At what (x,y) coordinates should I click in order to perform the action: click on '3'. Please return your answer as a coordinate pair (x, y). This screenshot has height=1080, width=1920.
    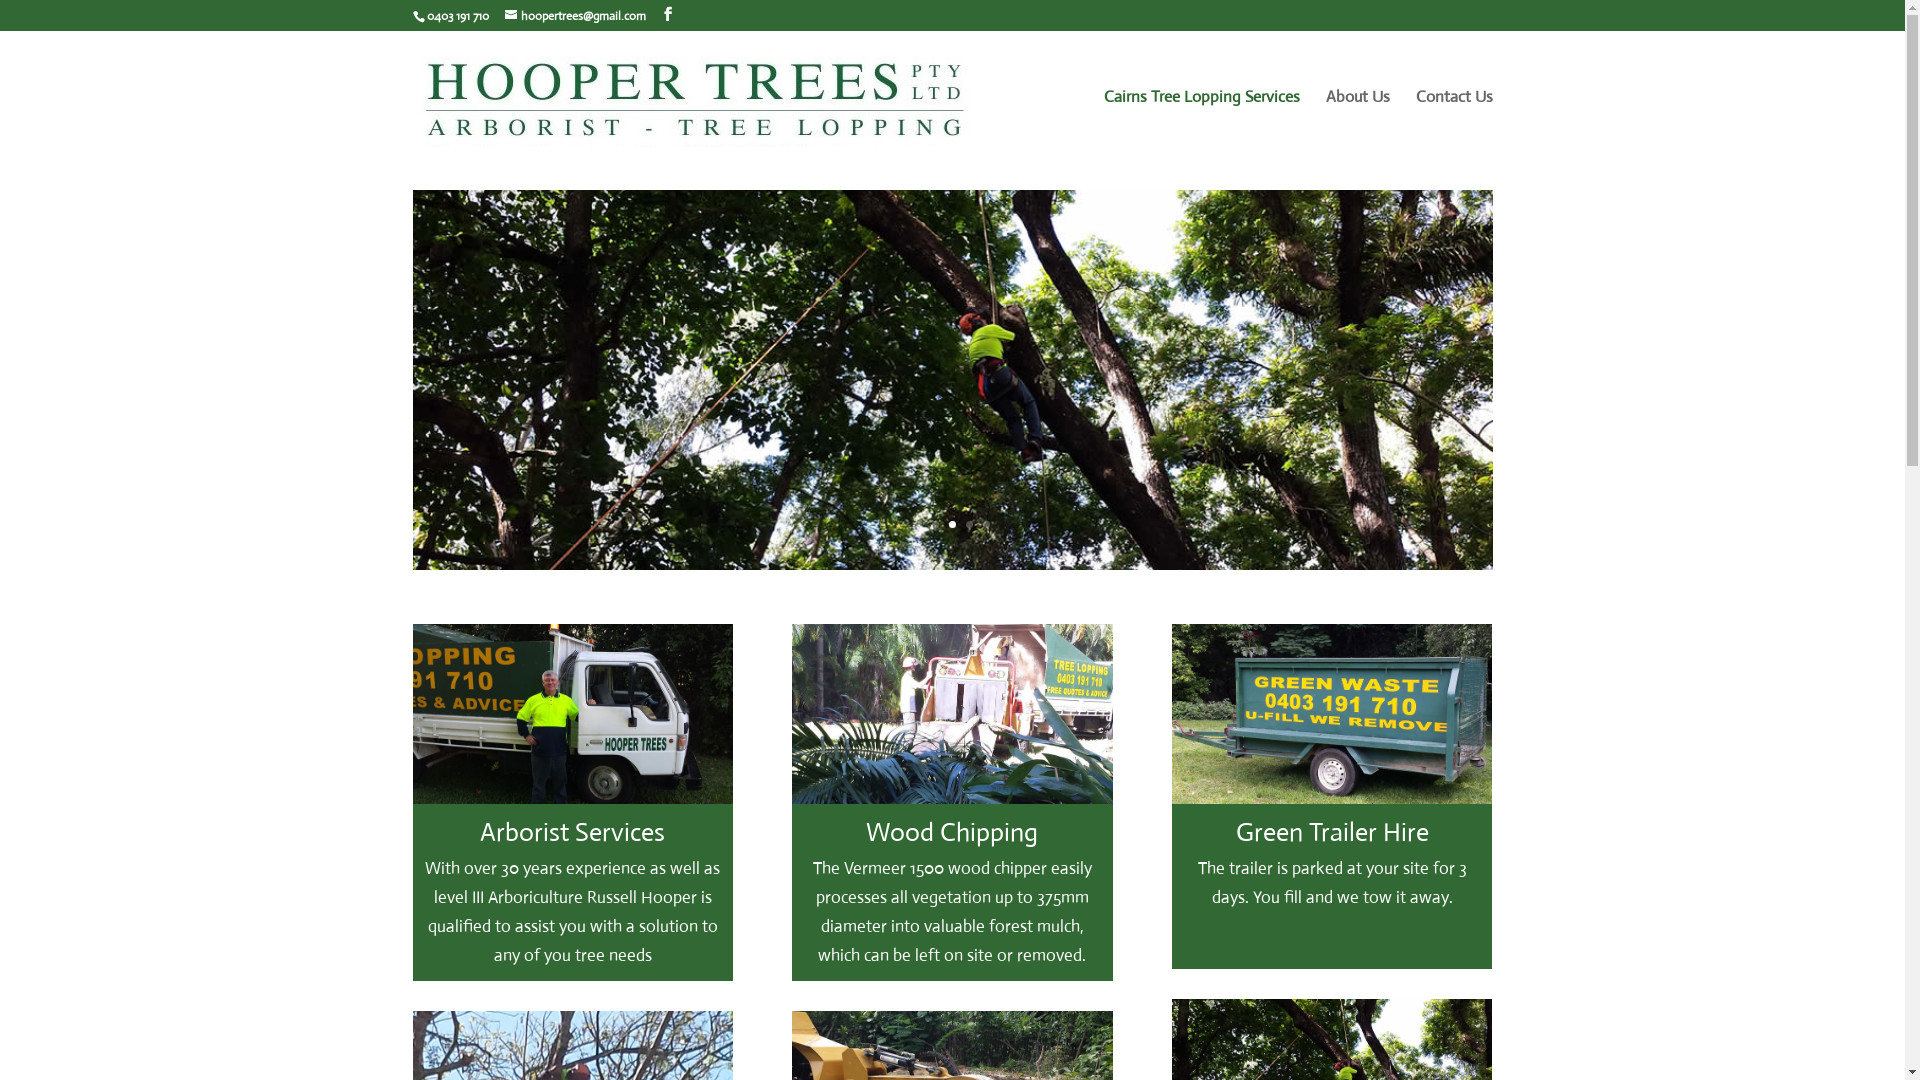
    Looking at the image, I should click on (951, 523).